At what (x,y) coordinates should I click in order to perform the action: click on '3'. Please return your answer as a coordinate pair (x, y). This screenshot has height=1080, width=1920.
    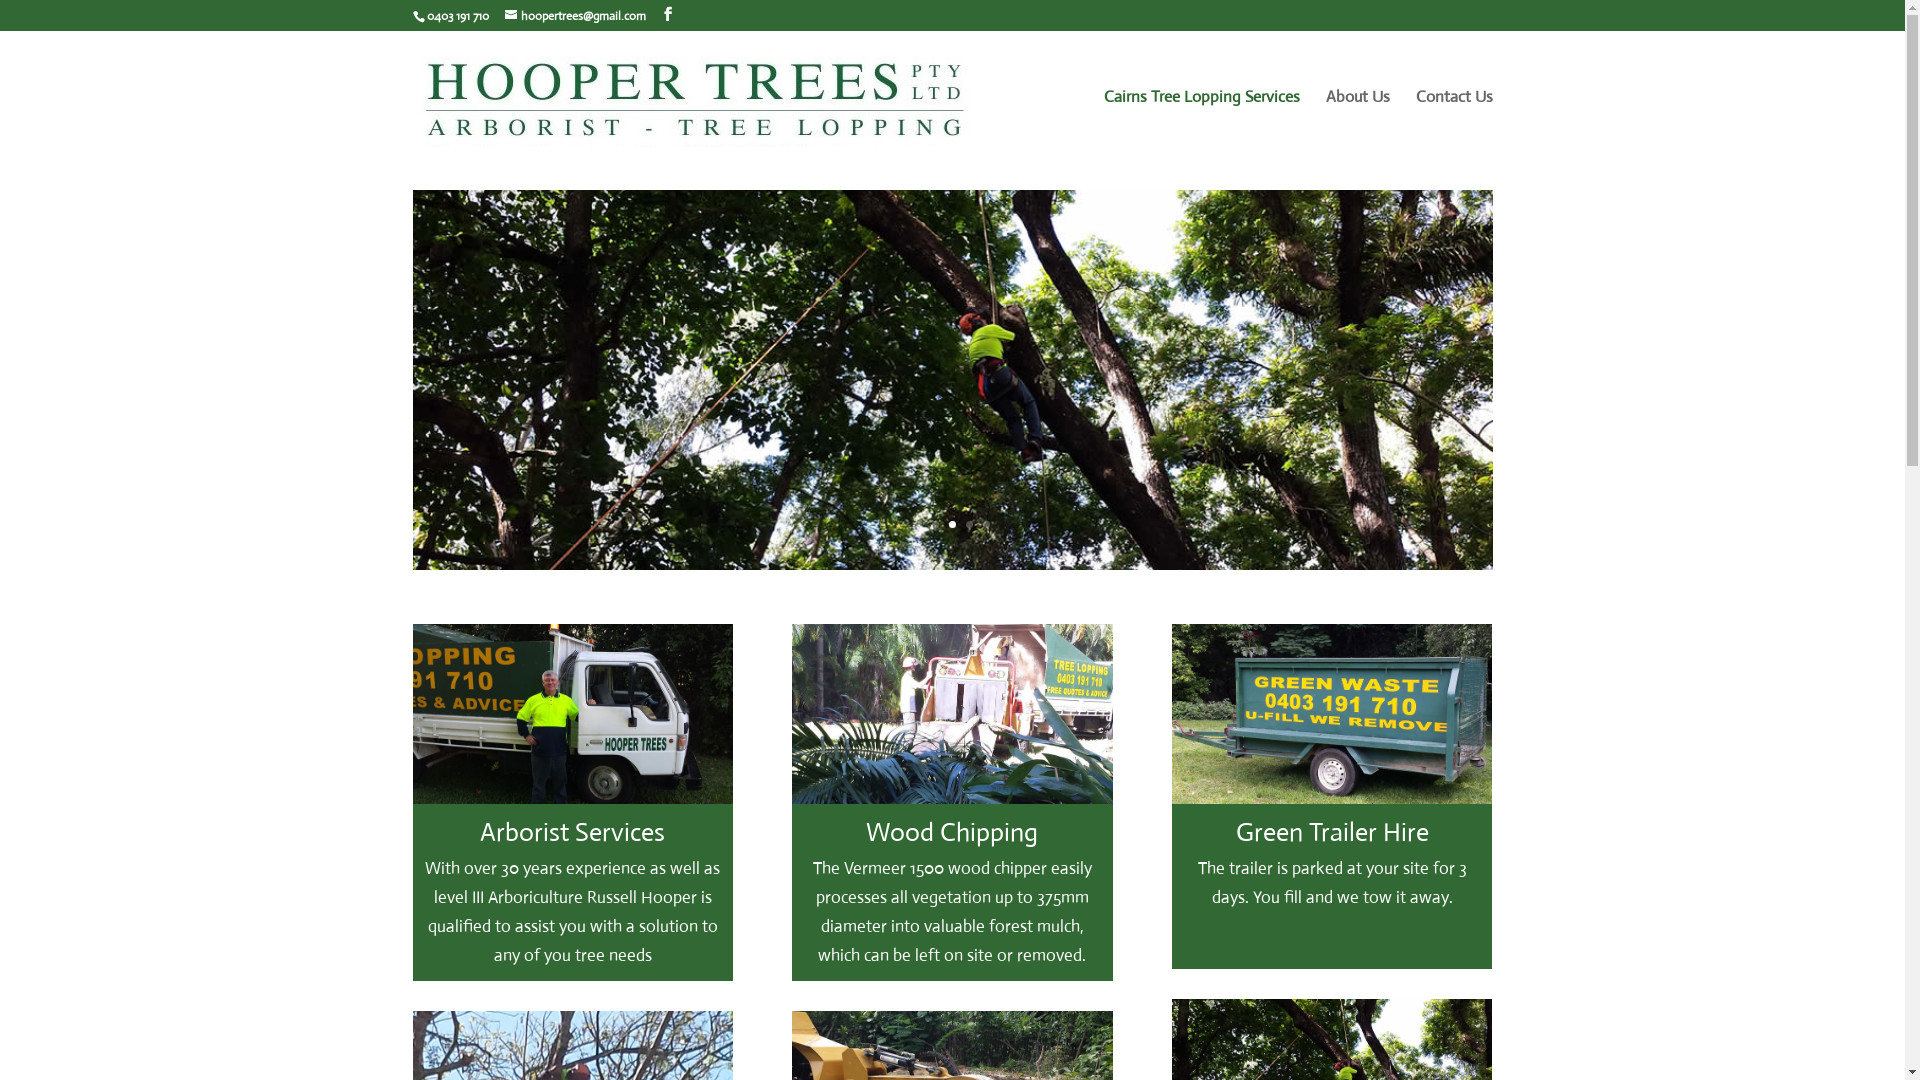
    Looking at the image, I should click on (951, 523).